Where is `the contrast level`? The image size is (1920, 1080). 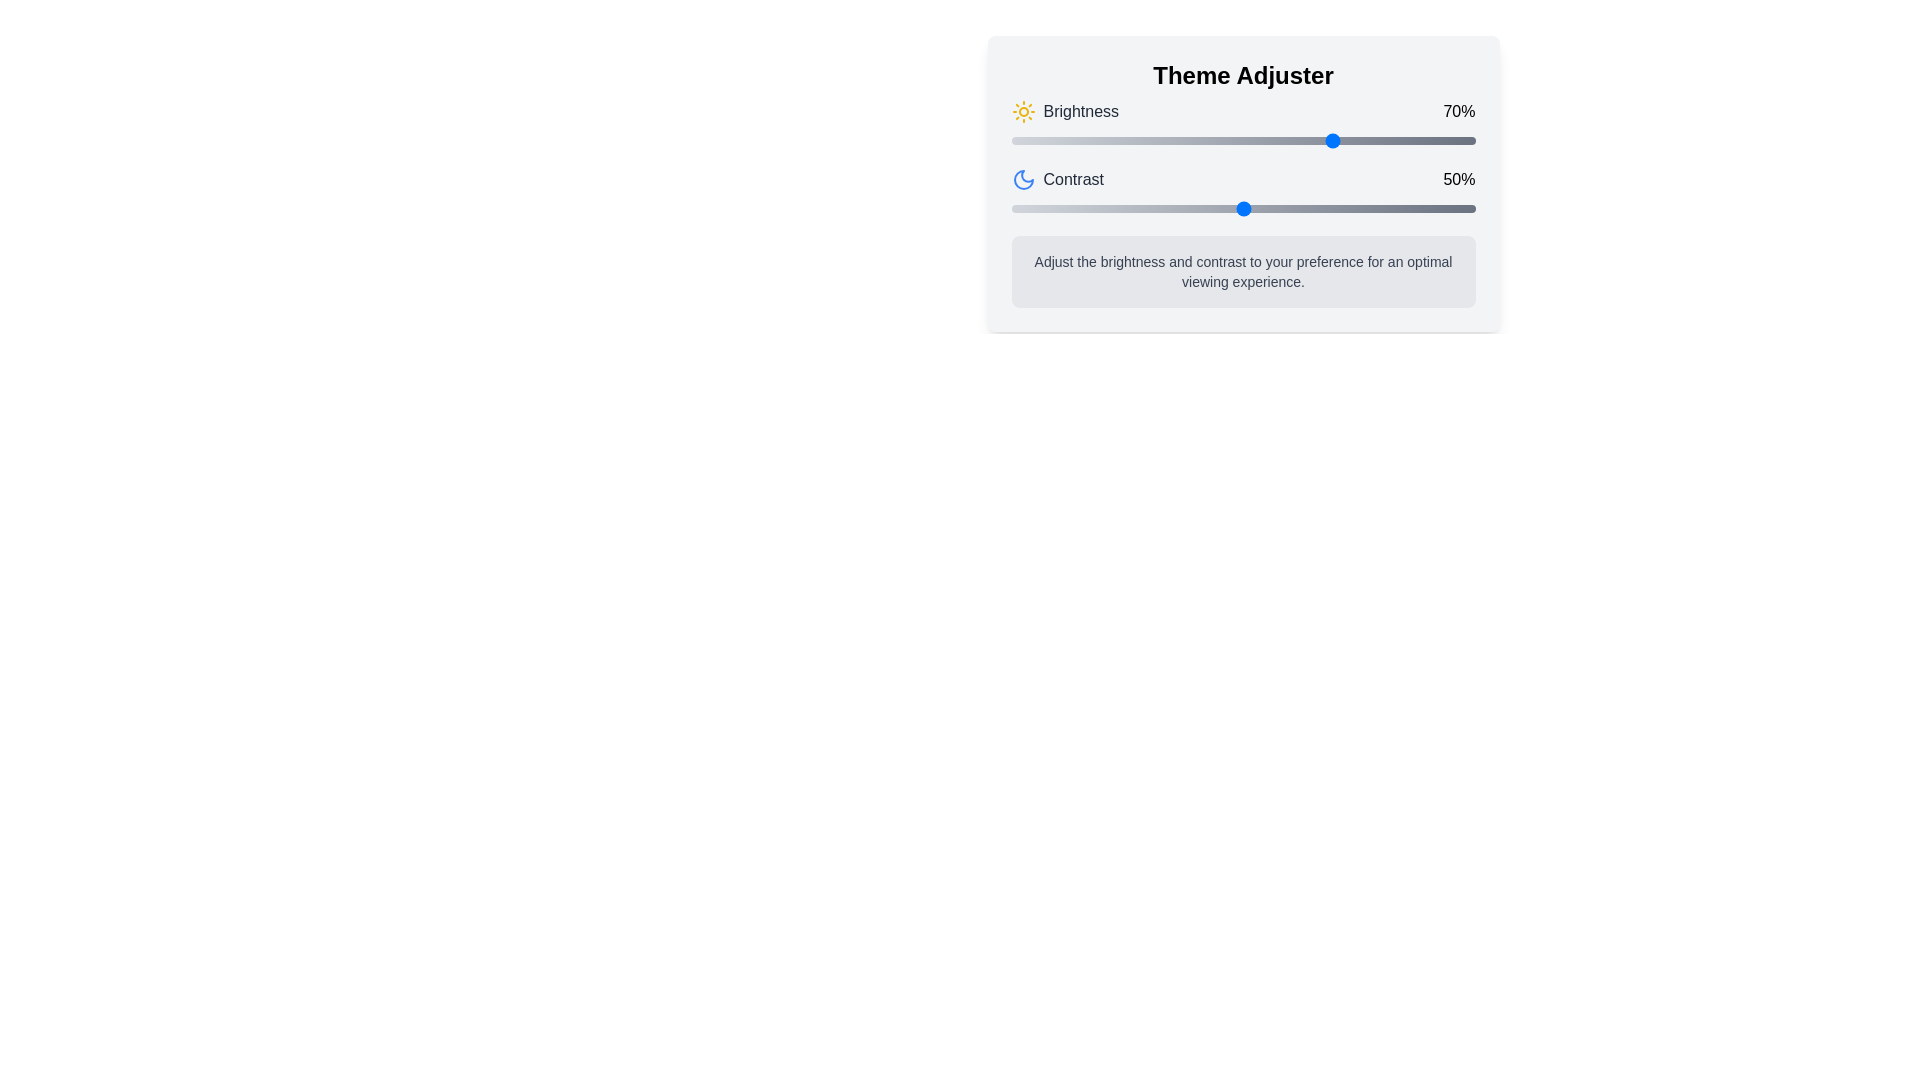 the contrast level is located at coordinates (1242, 208).